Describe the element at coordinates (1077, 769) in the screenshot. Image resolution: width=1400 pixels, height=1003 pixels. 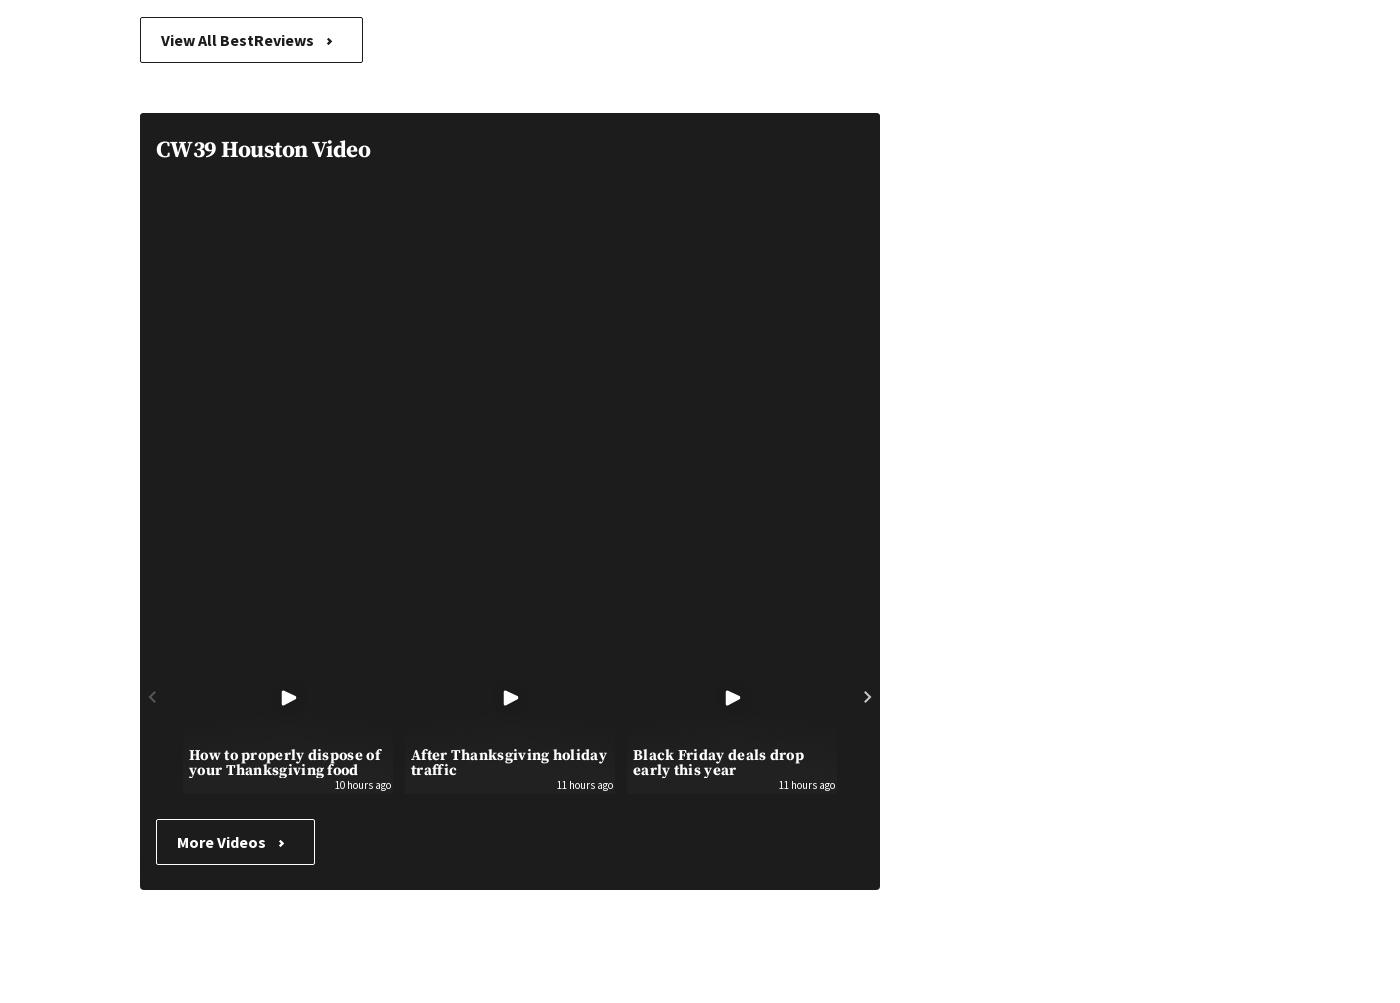
I see `'Nice for a few days, rain and a cold front this weekend'` at that location.